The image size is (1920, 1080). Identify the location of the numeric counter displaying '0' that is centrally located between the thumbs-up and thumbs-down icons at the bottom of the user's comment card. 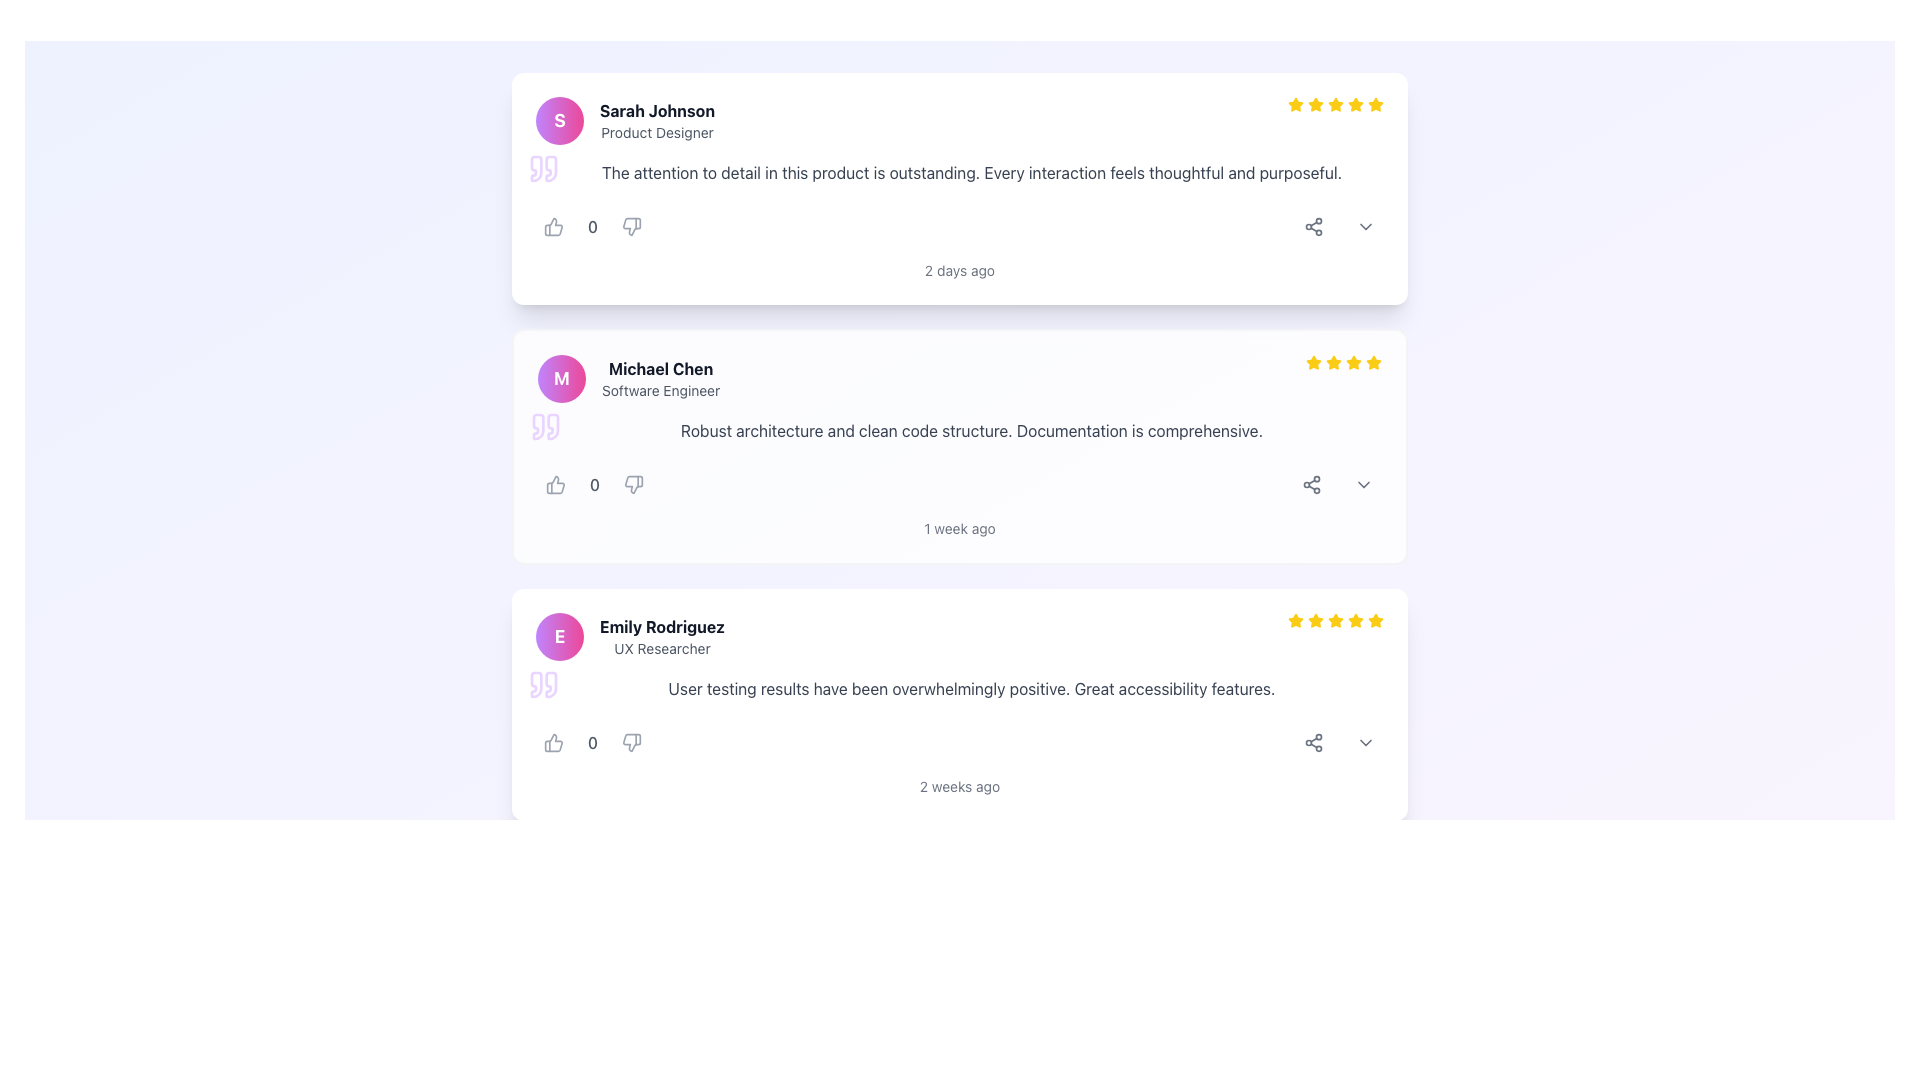
(592, 743).